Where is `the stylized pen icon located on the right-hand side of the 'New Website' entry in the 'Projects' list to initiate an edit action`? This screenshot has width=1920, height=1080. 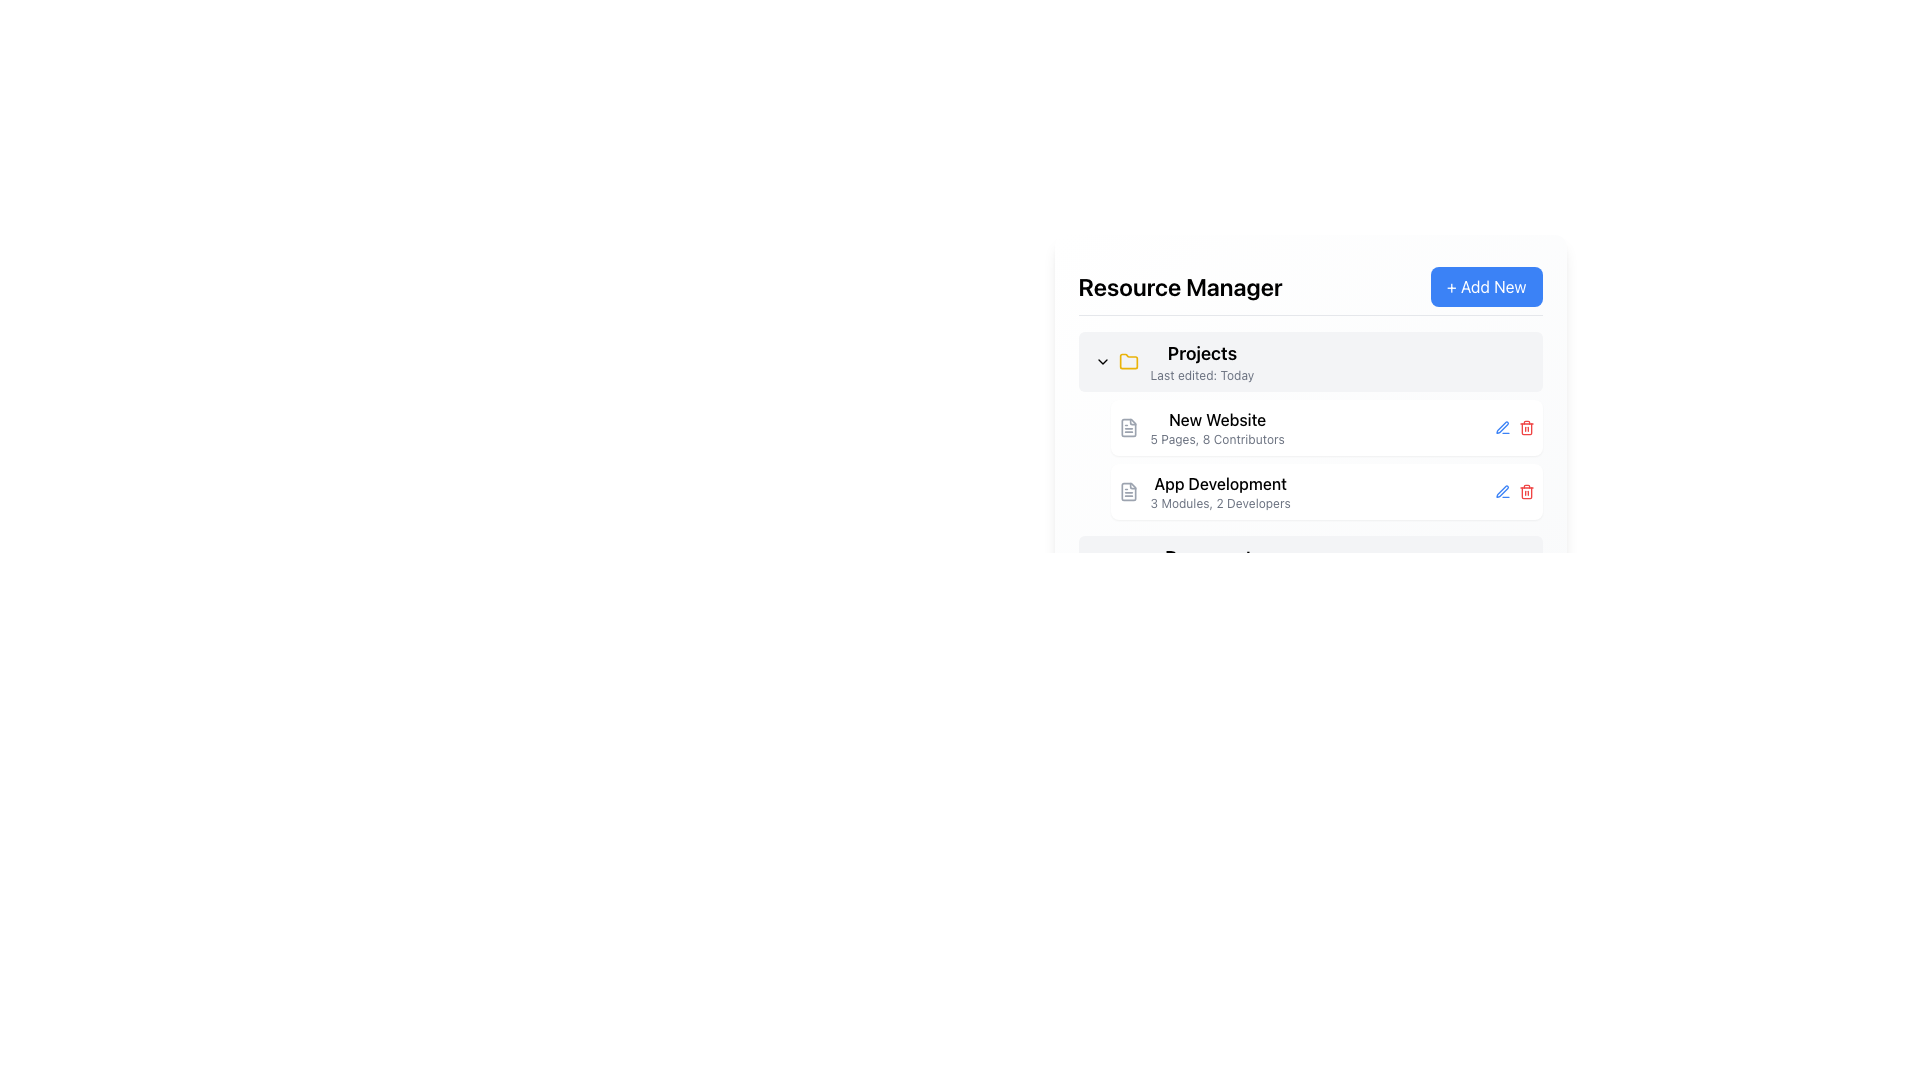 the stylized pen icon located on the right-hand side of the 'New Website' entry in the 'Projects' list to initiate an edit action is located at coordinates (1502, 491).